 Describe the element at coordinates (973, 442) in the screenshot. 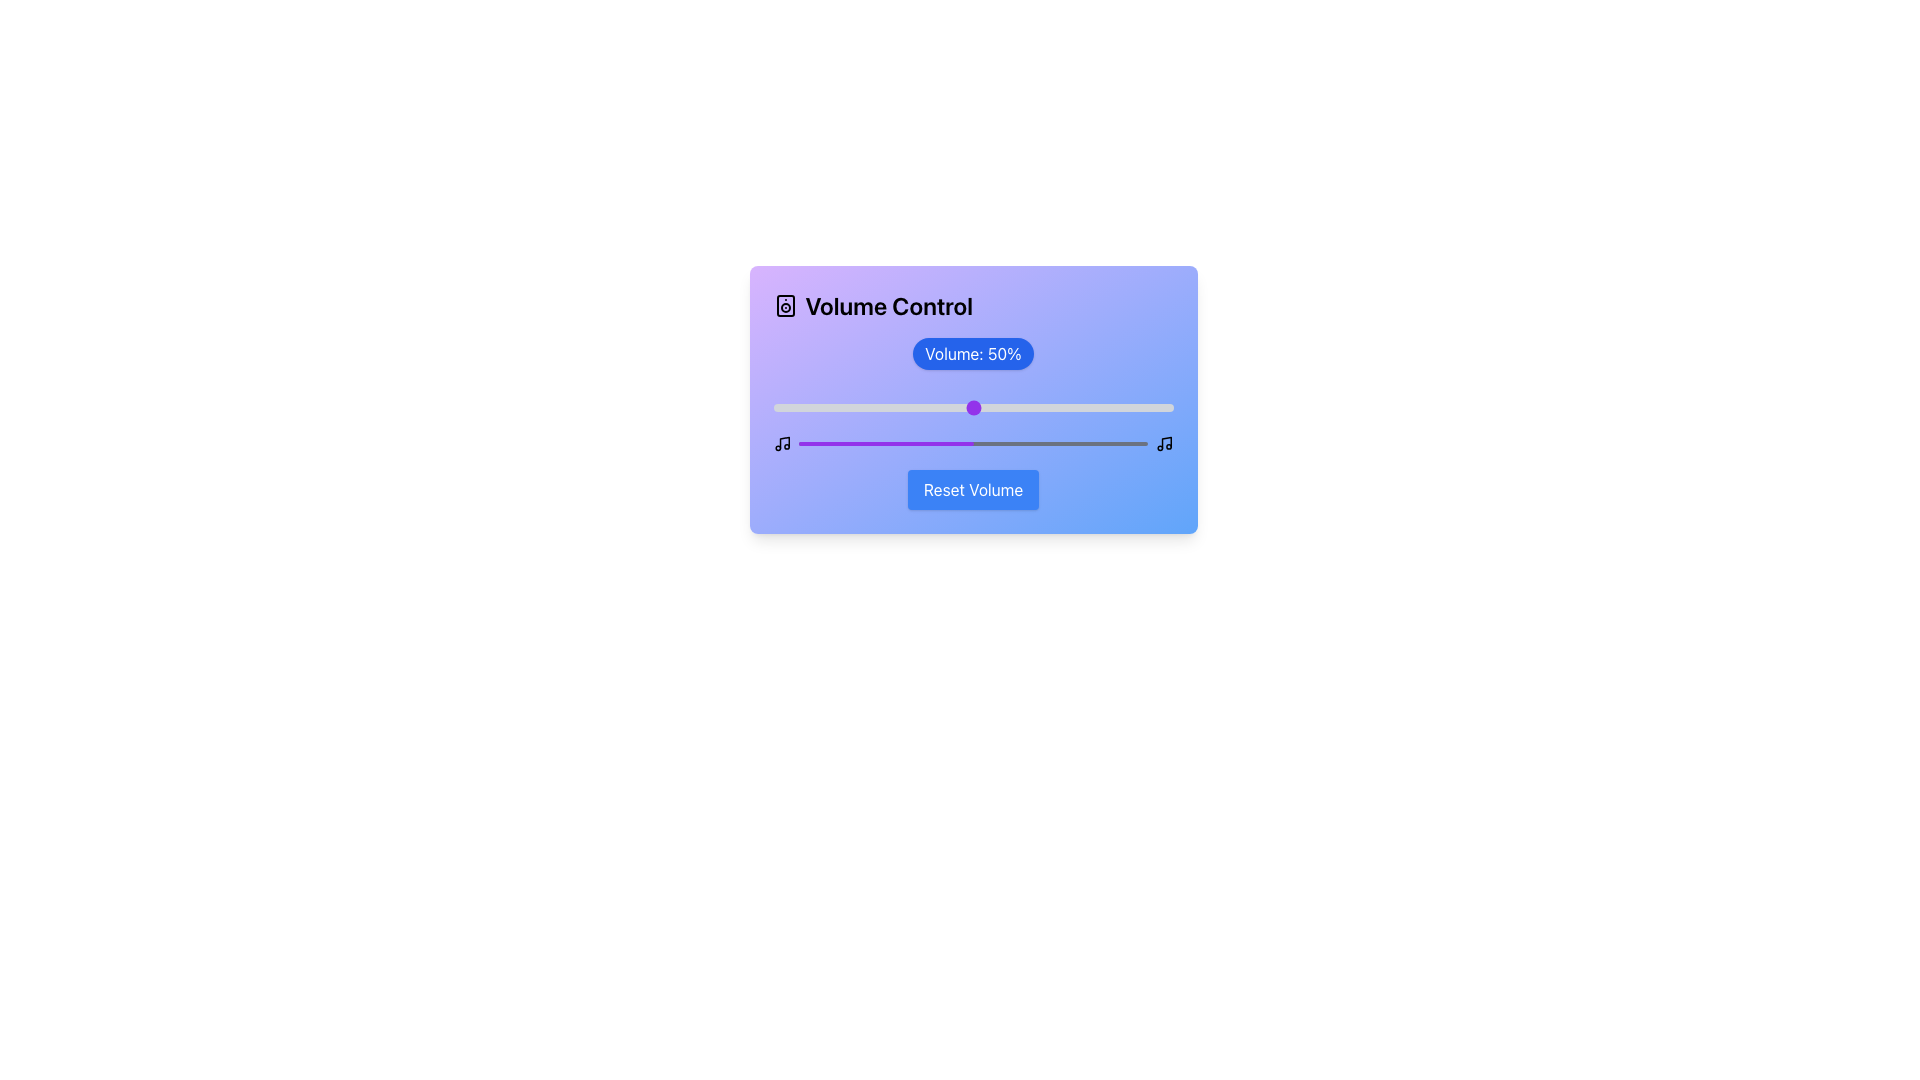

I see `the horizontal progress bar in the volume control interface, which is light gray with a purple filling occupying half its length` at that location.